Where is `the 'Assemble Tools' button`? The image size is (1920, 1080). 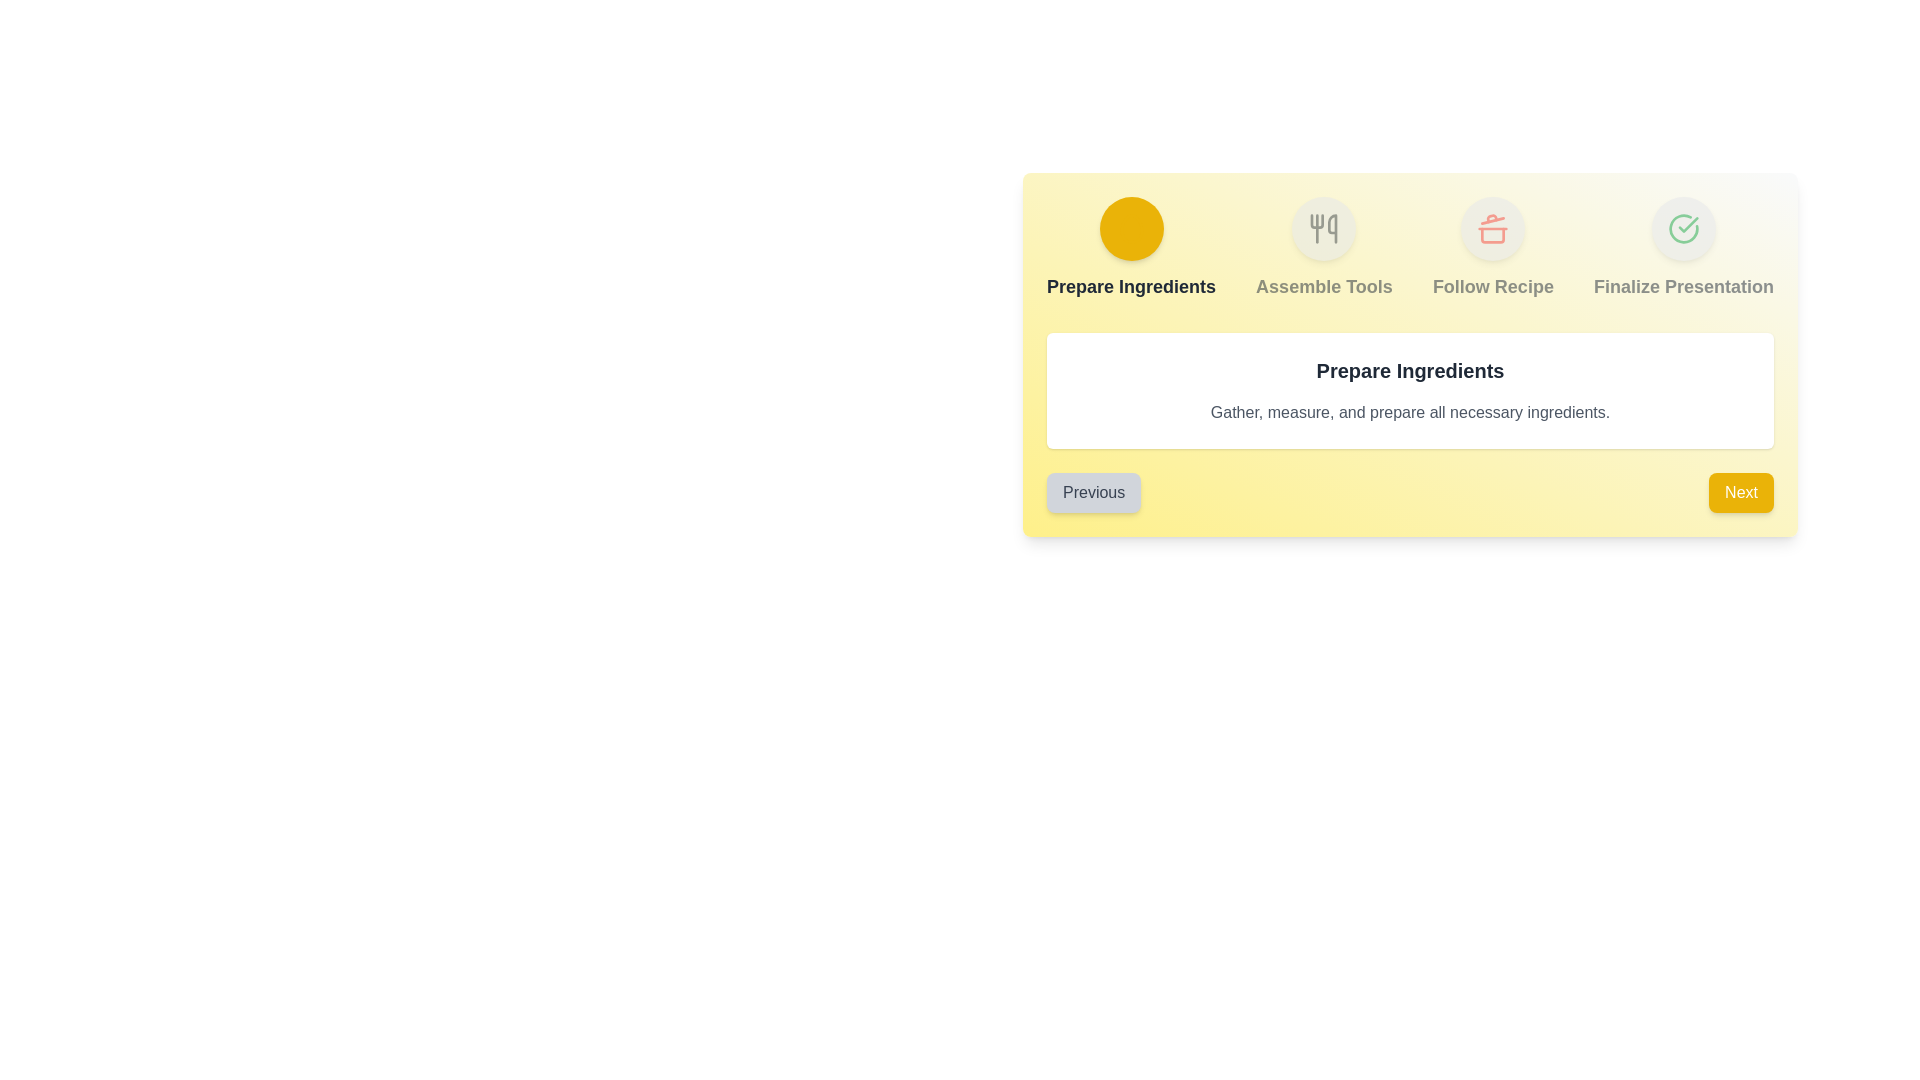 the 'Assemble Tools' button is located at coordinates (1324, 227).